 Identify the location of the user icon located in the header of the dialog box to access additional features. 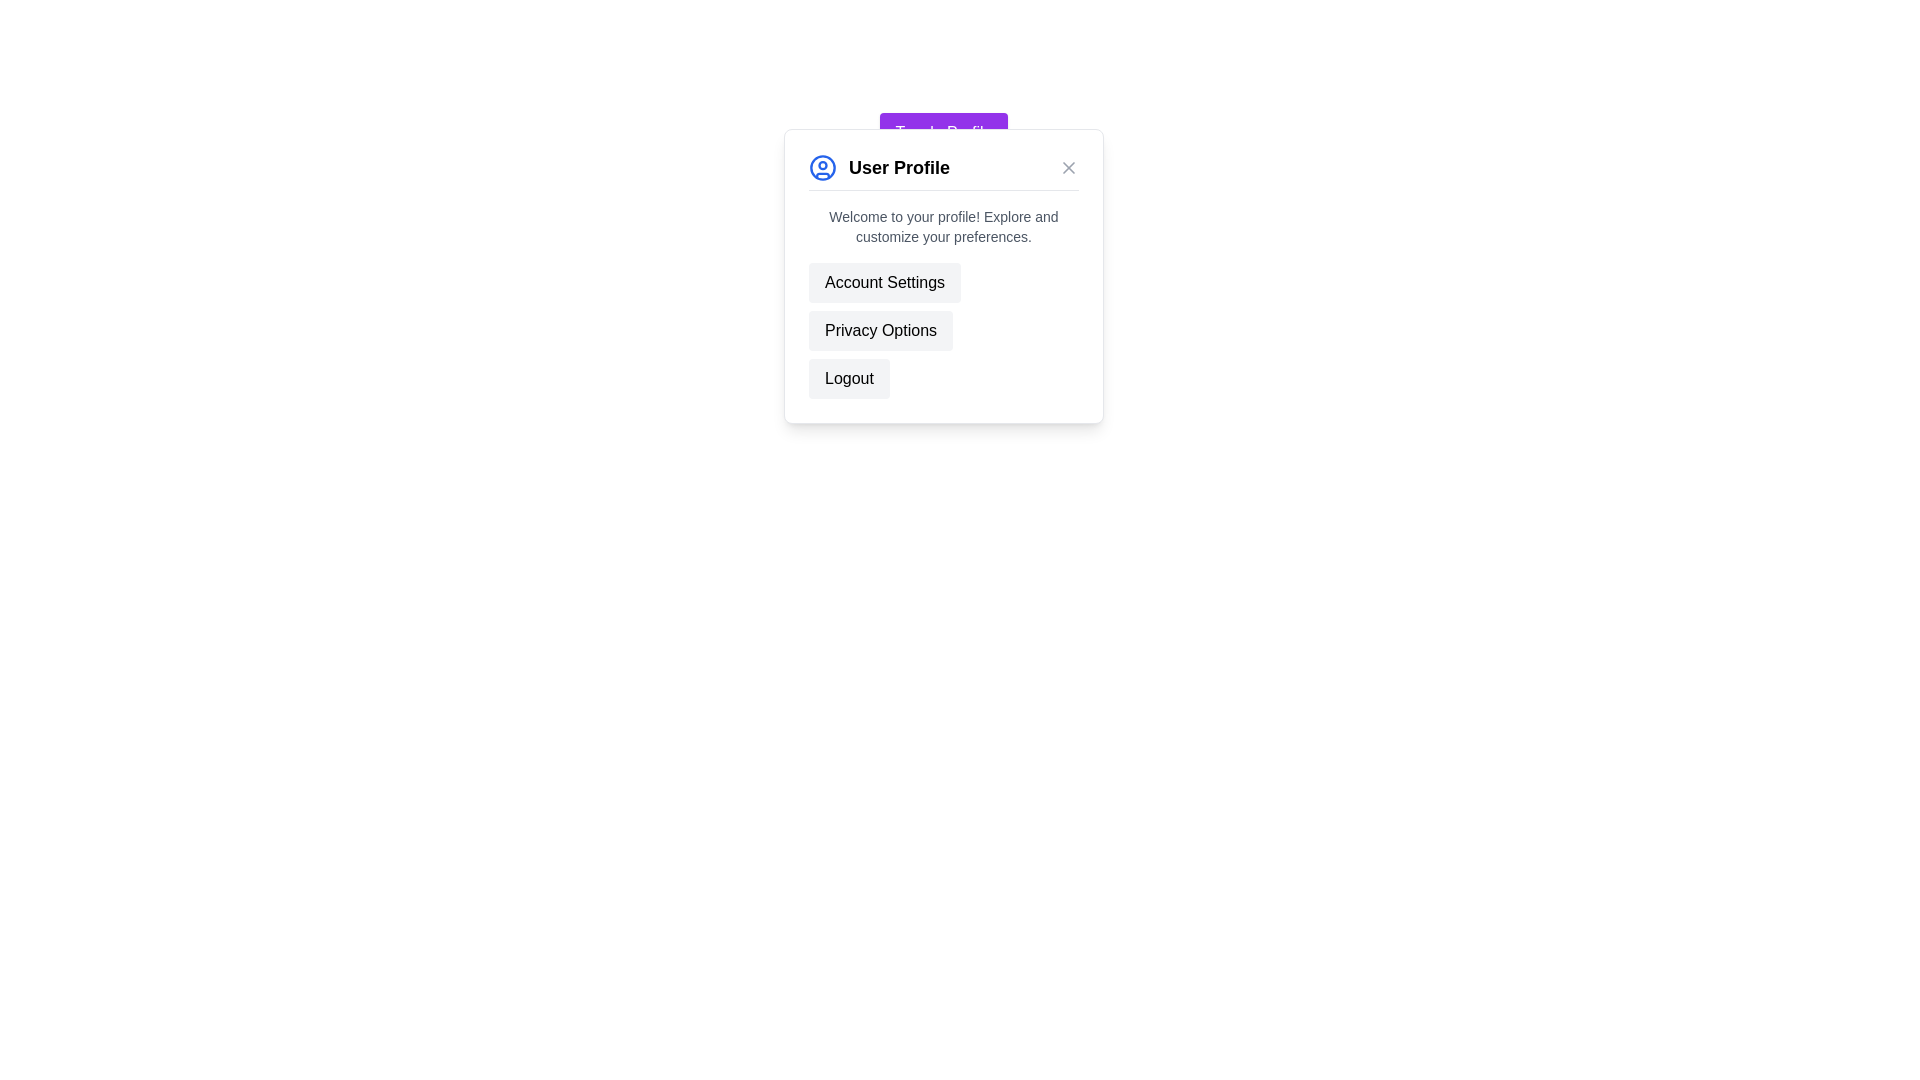
(943, 171).